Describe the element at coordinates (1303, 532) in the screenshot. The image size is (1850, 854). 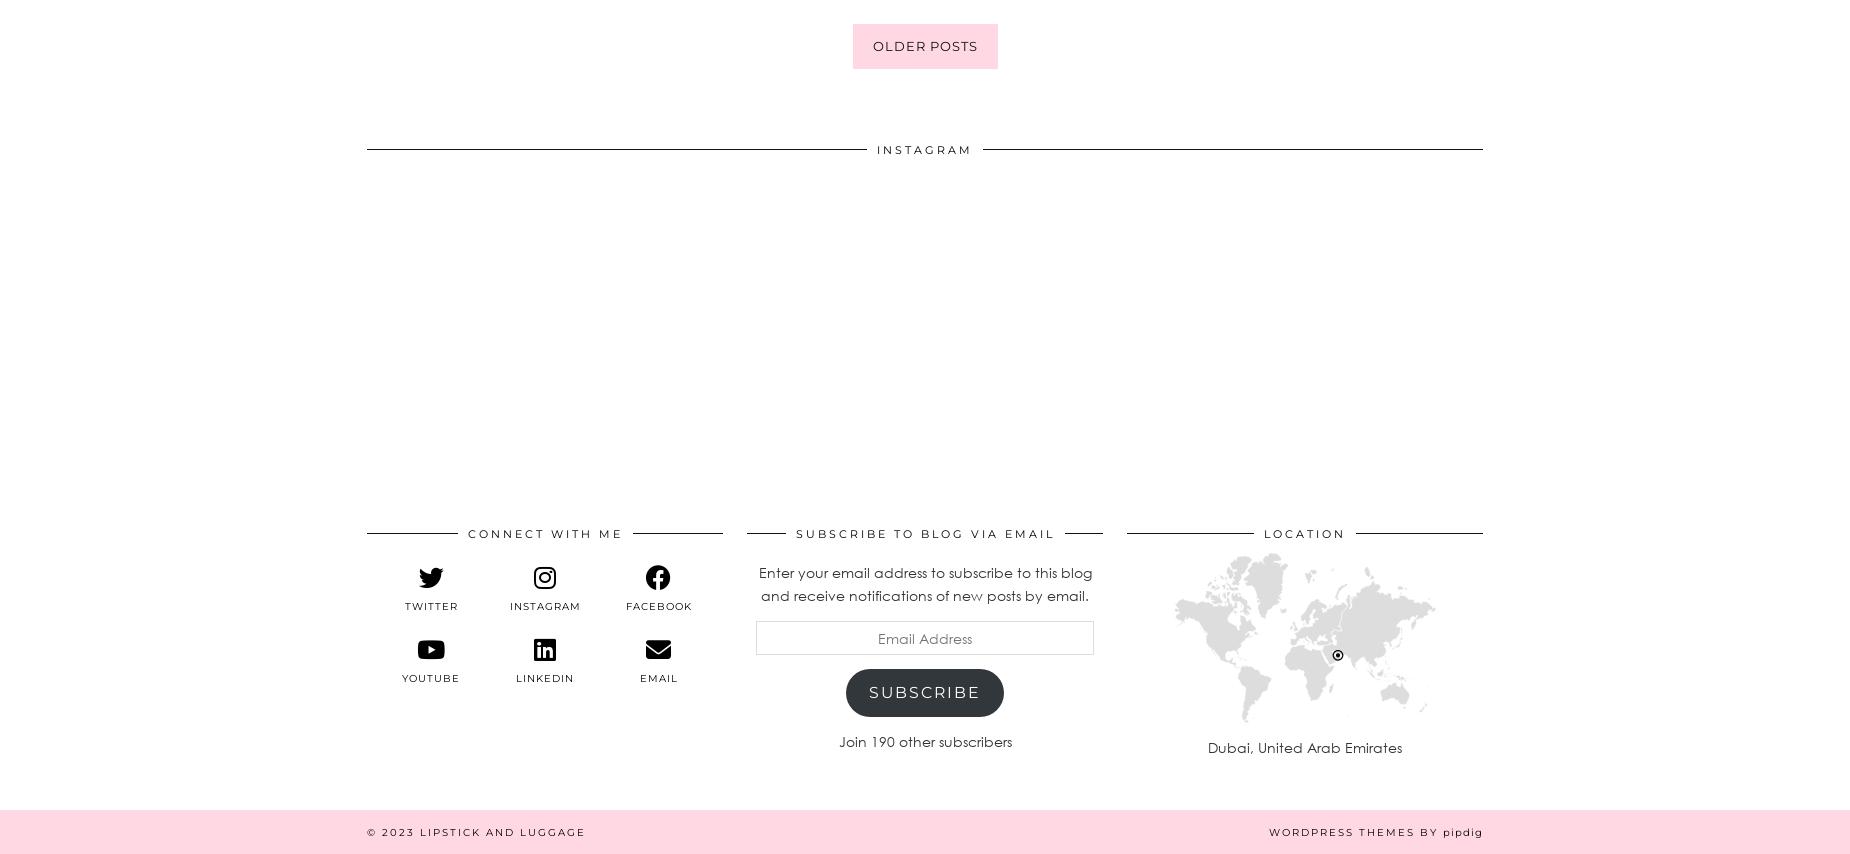
I see `'Location'` at that location.